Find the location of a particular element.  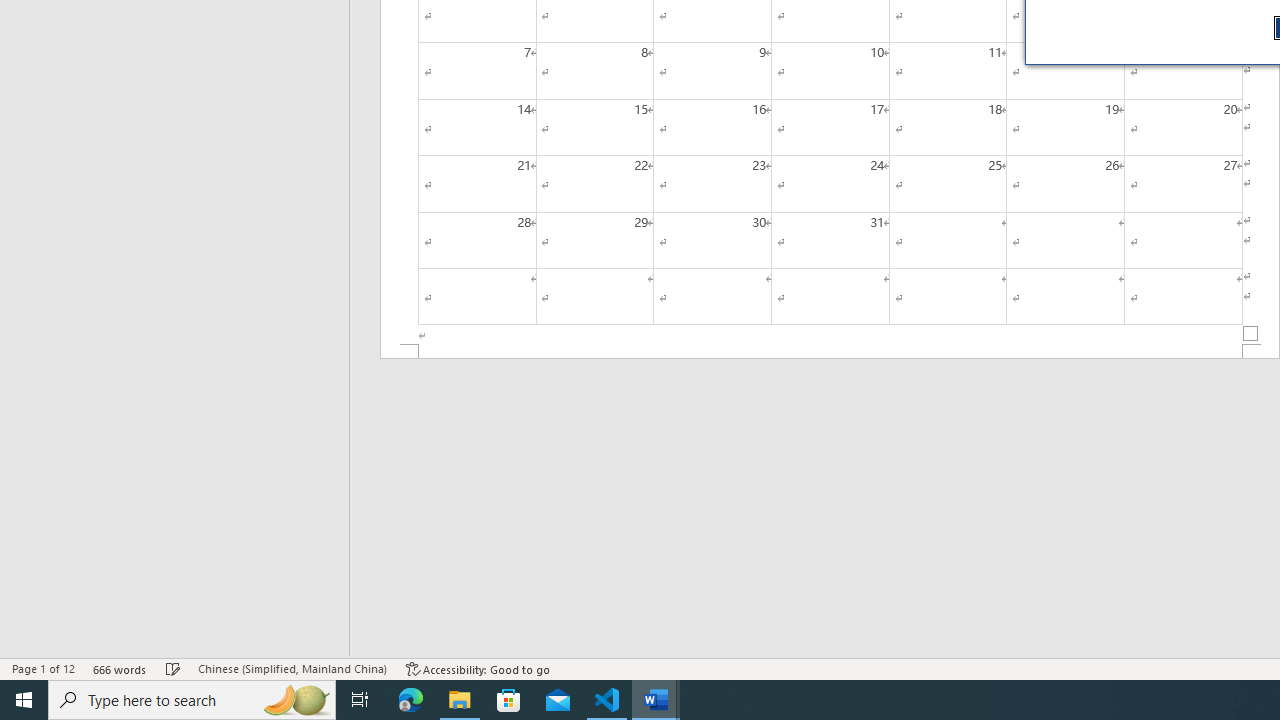

'Language Chinese (Simplified, Mainland China)' is located at coordinates (291, 669).